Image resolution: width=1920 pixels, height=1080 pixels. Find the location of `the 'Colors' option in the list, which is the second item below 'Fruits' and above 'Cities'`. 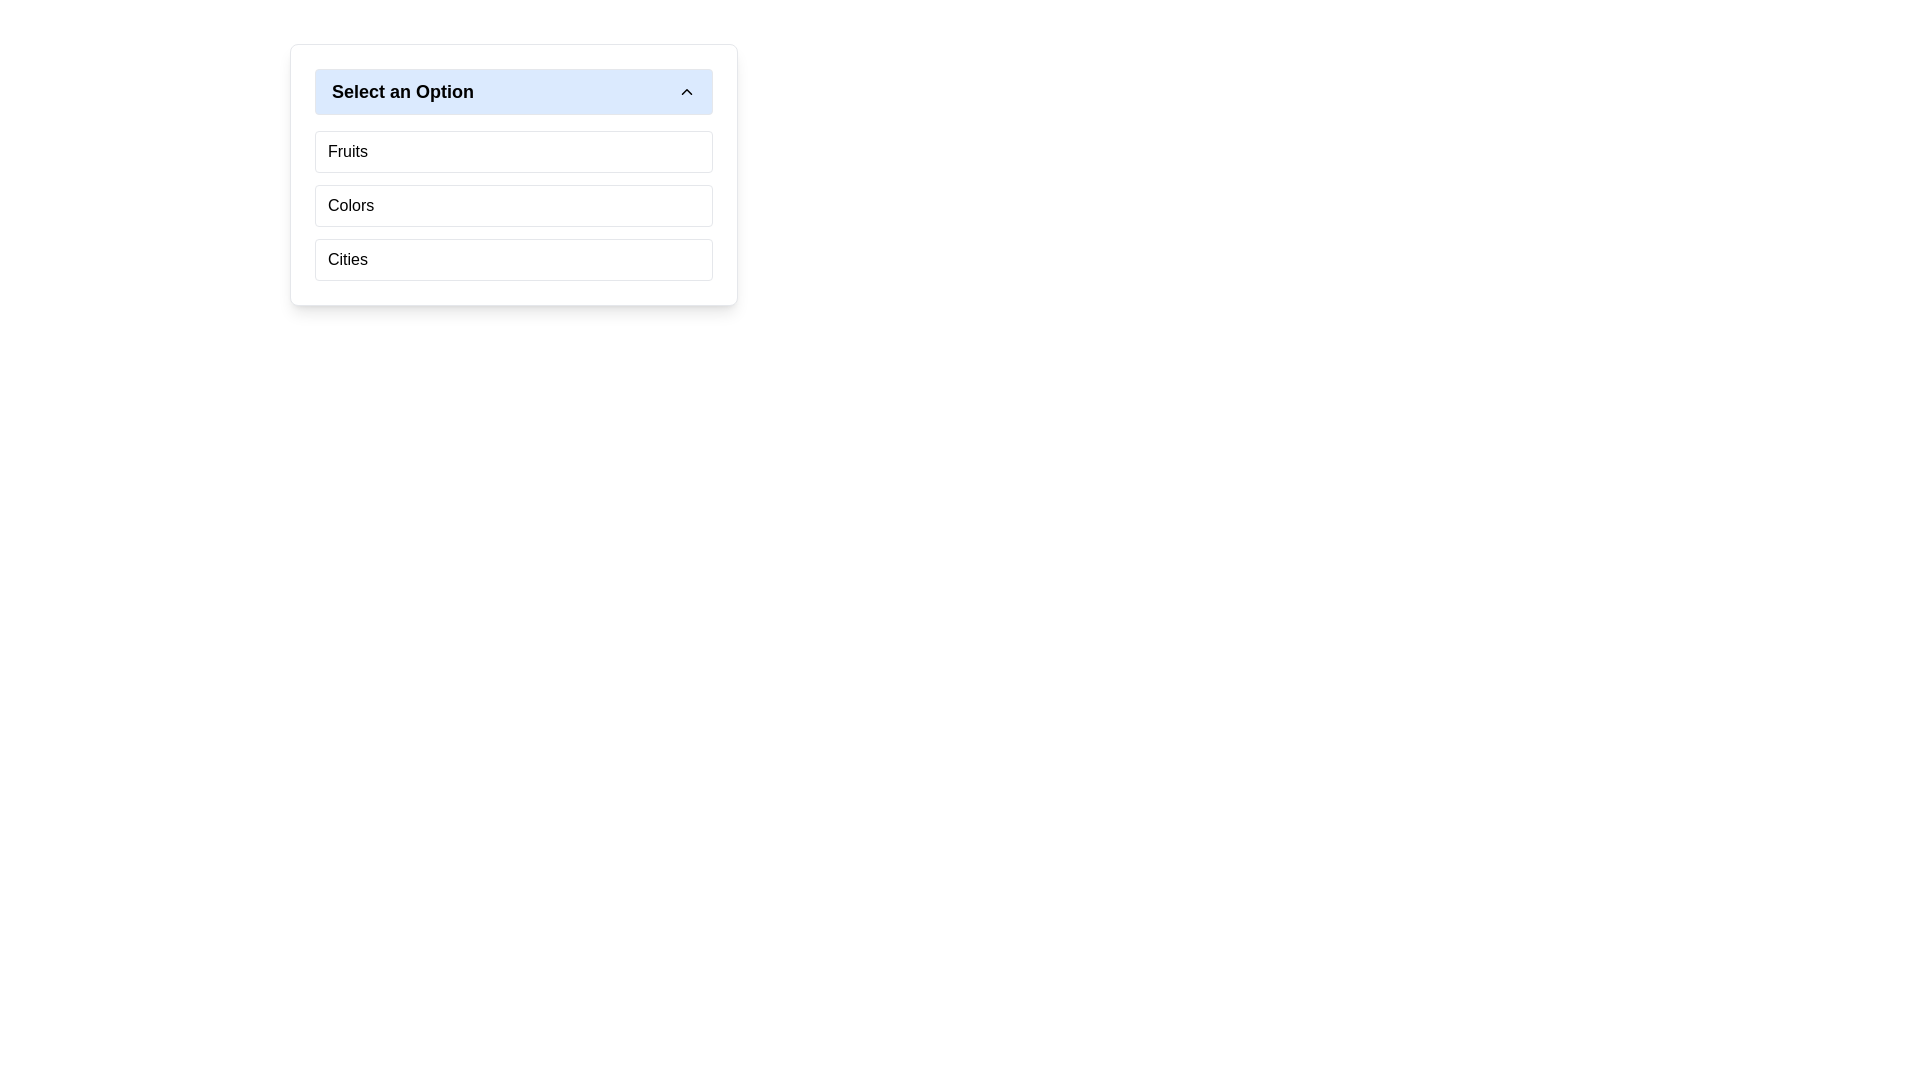

the 'Colors' option in the list, which is the second item below 'Fruits' and above 'Cities' is located at coordinates (513, 205).